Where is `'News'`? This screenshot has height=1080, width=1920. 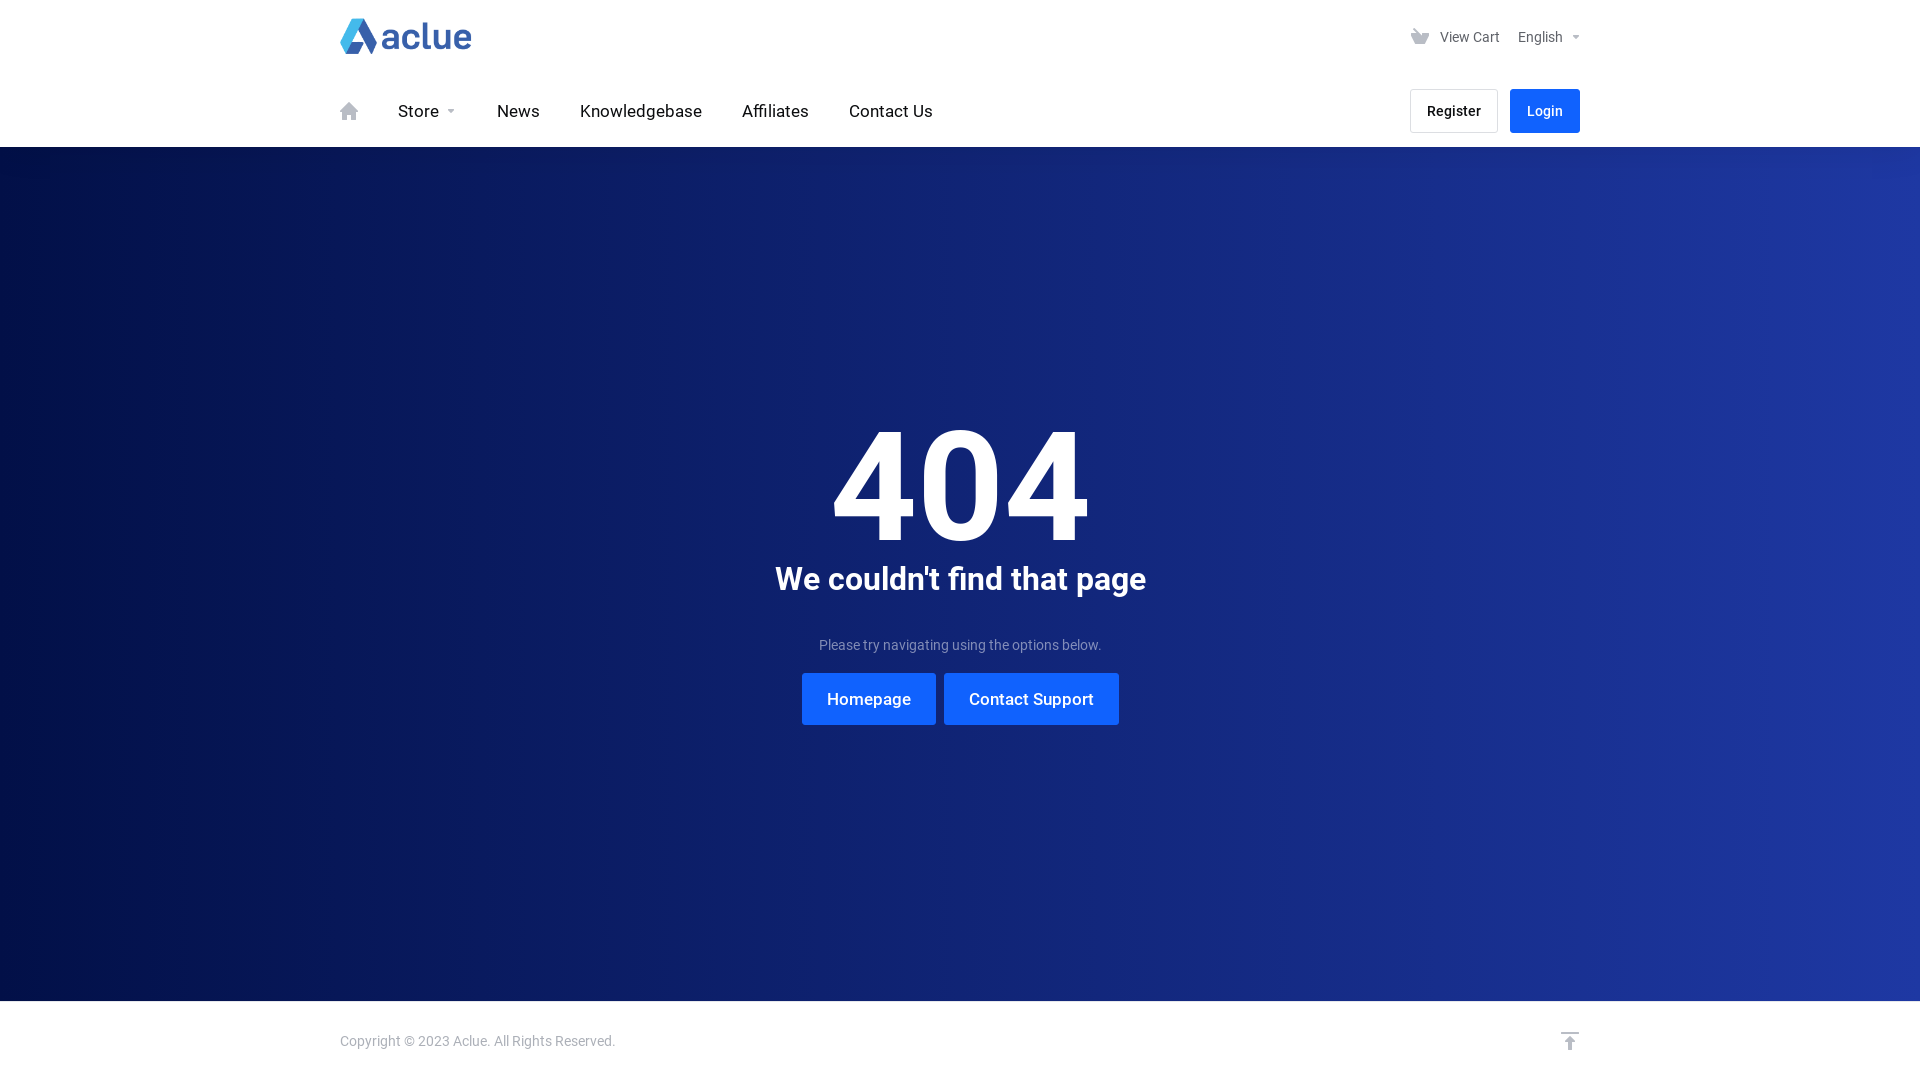
'News' is located at coordinates (518, 111).